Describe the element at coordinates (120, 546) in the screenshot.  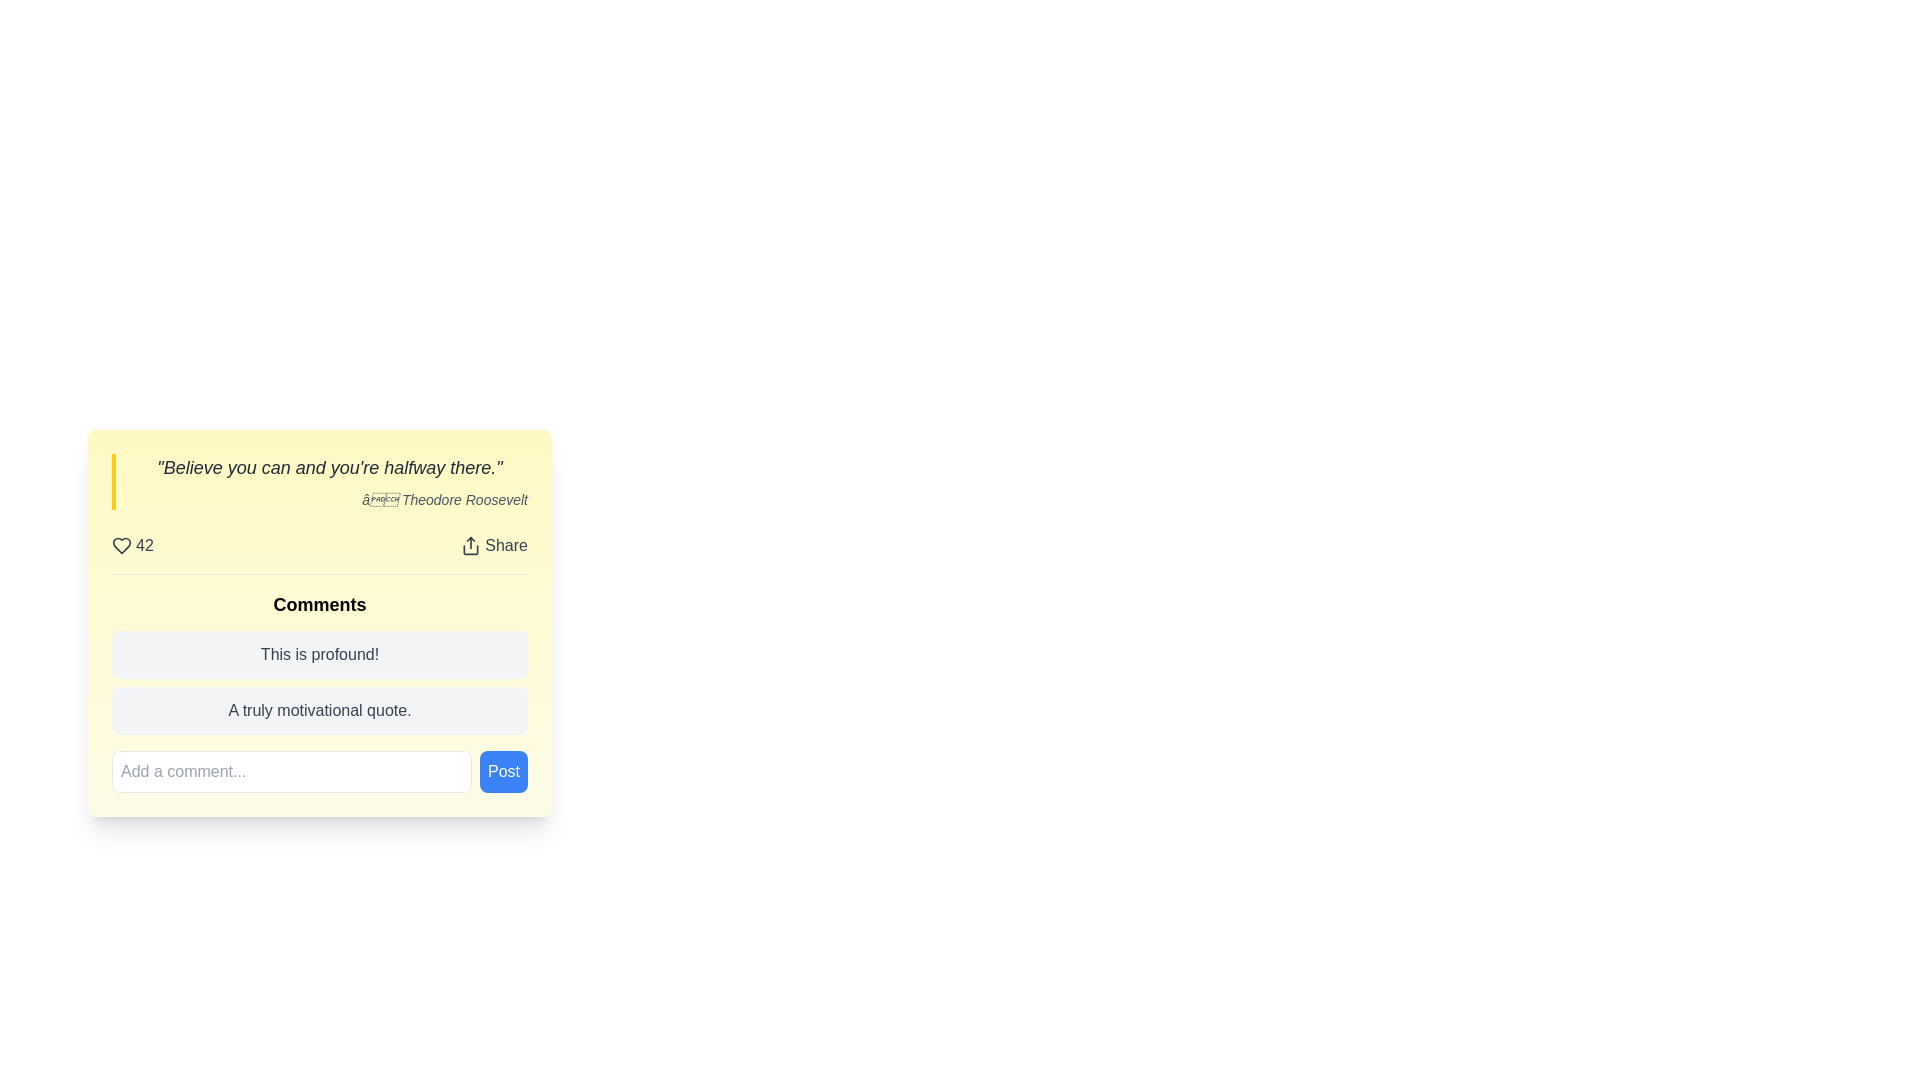
I see `the heart-shaped icon outlined in a dark color` at that location.